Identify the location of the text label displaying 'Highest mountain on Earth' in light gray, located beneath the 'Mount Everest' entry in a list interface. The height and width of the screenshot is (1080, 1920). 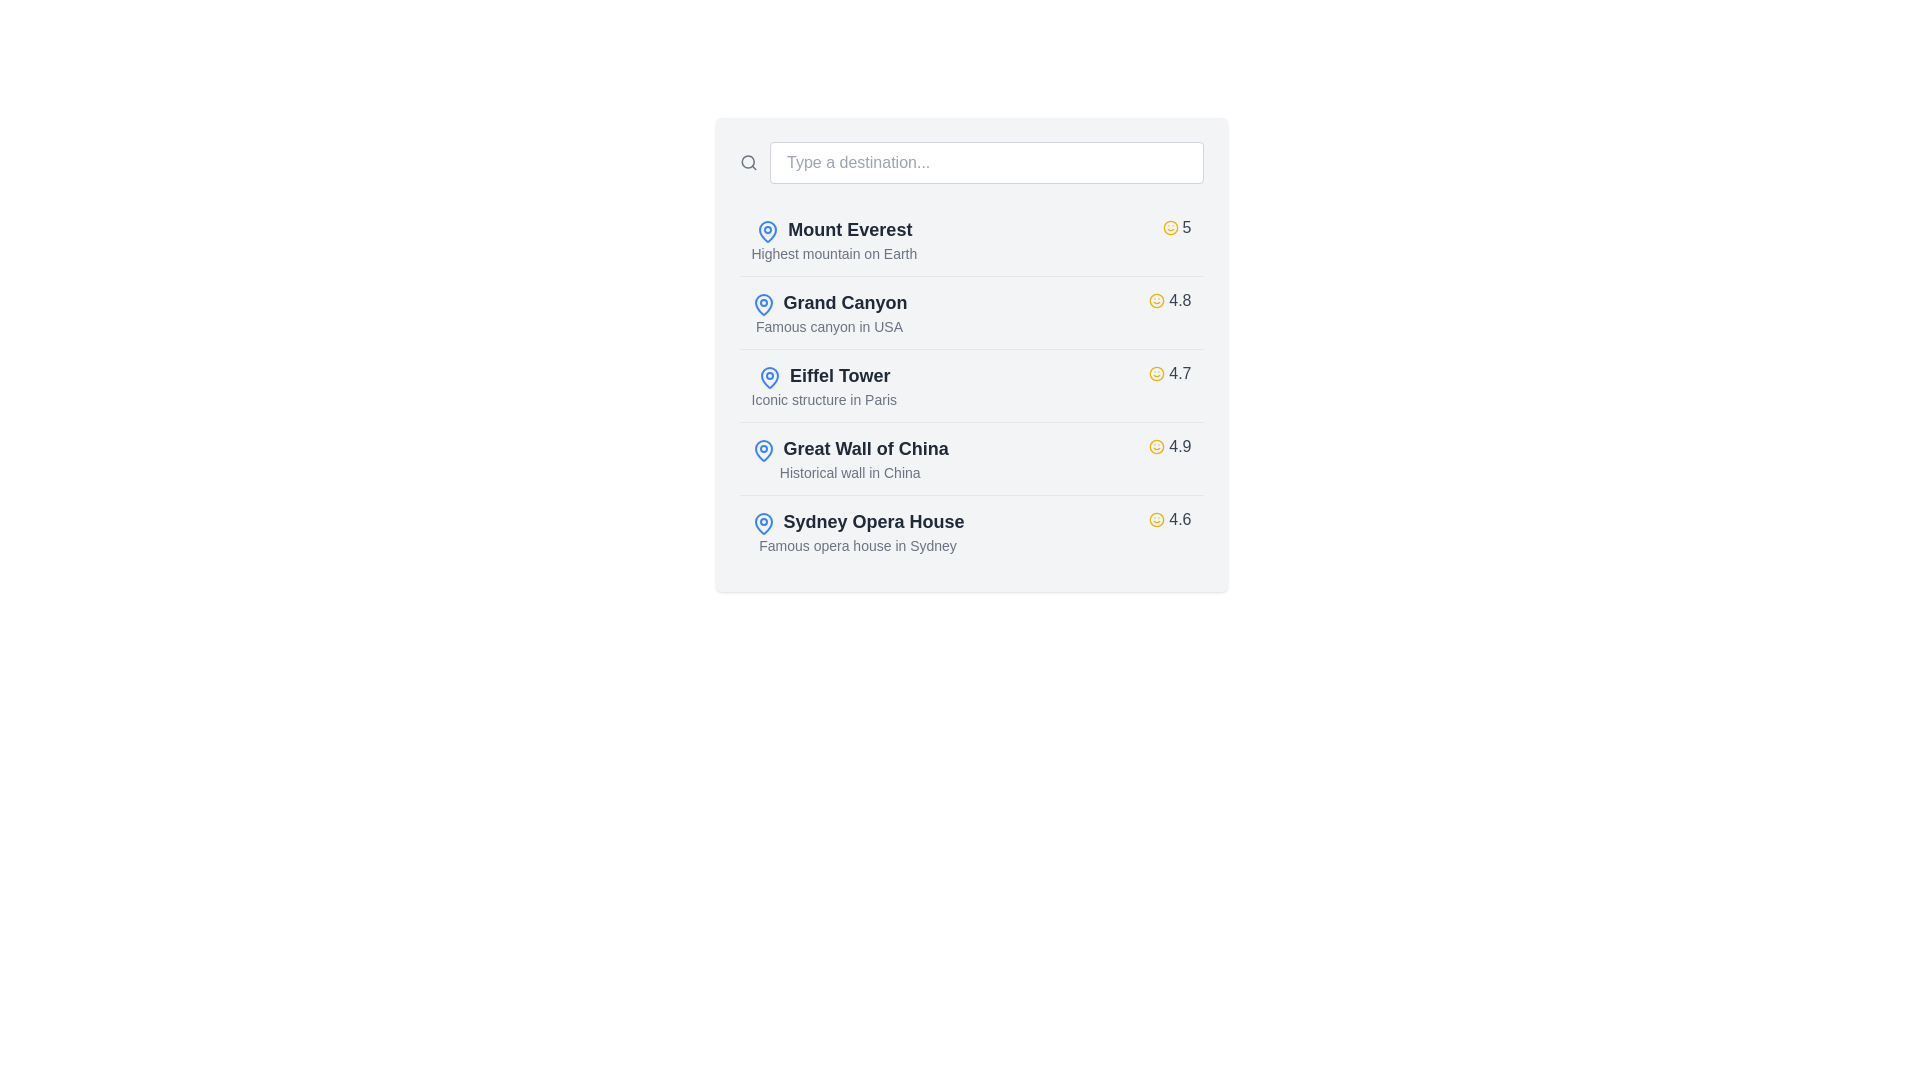
(834, 253).